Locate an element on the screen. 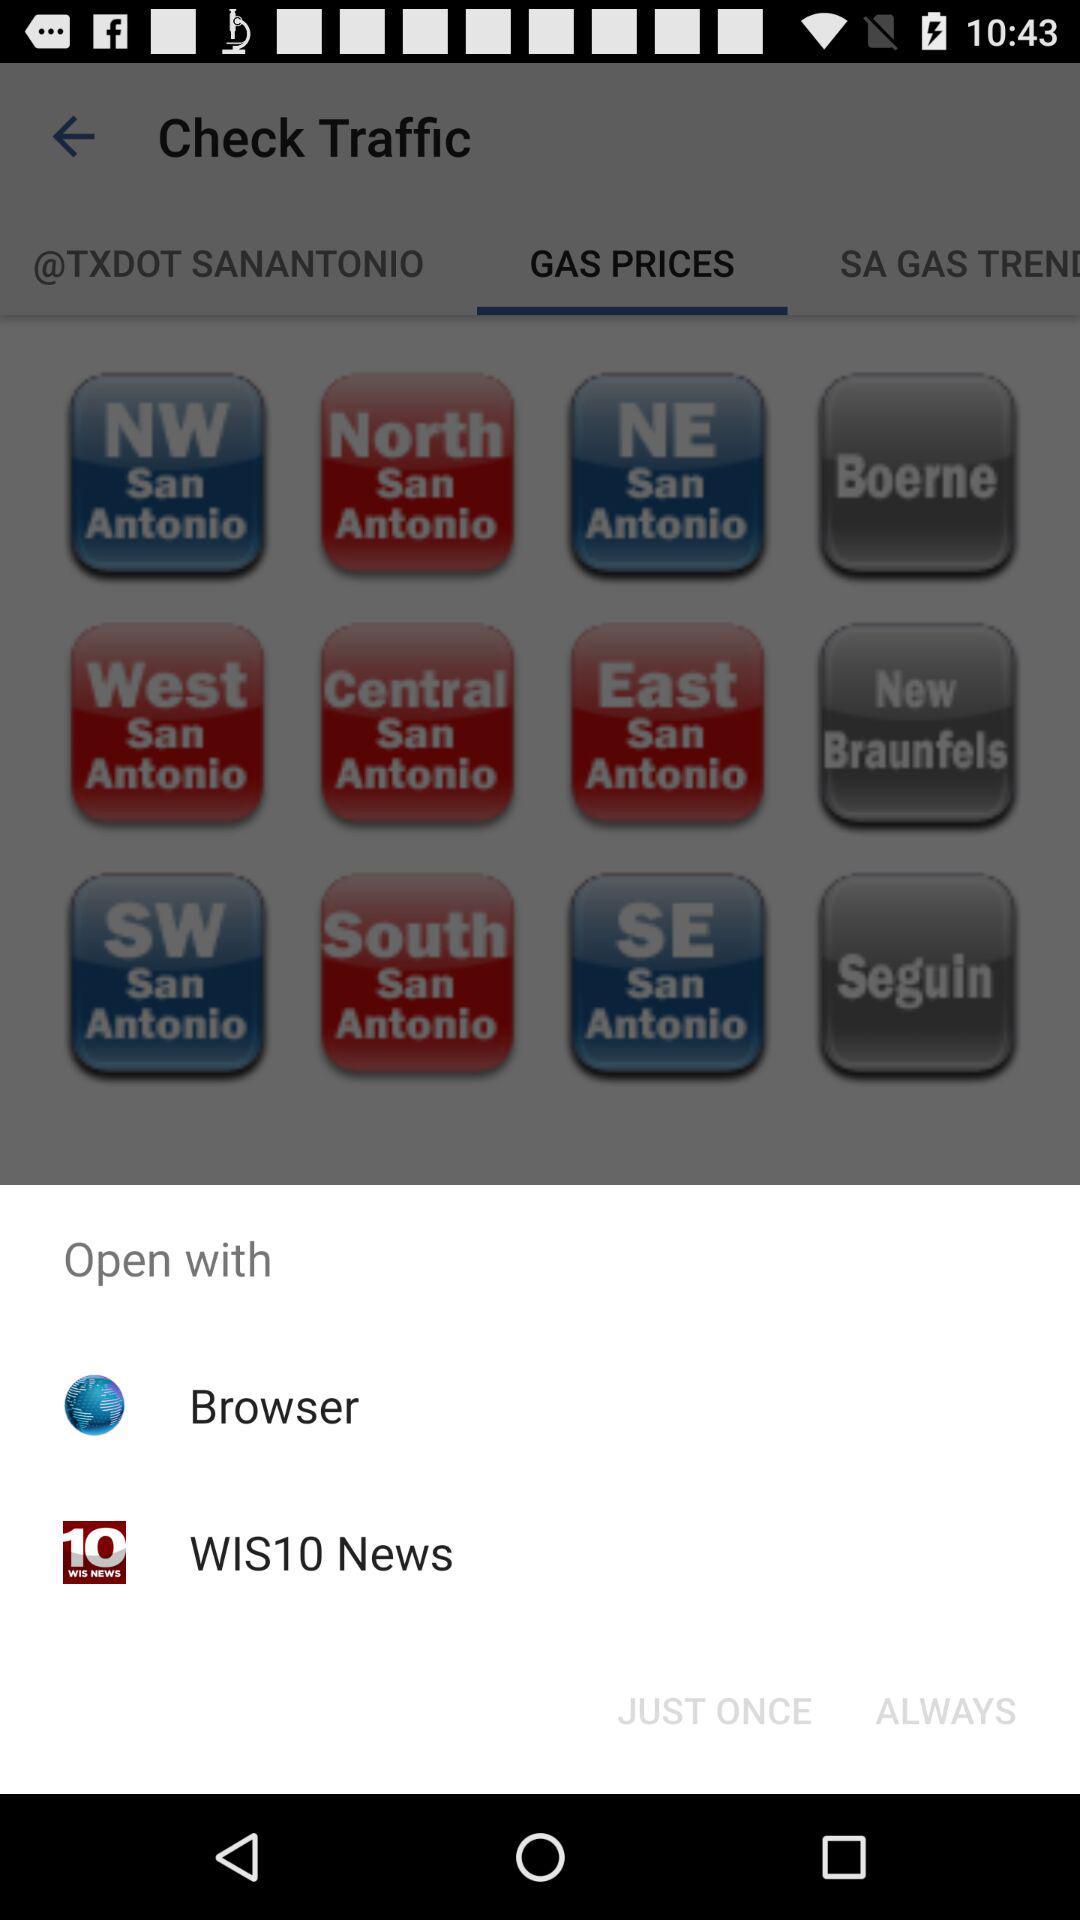 Image resolution: width=1080 pixels, height=1920 pixels. item at the bottom is located at coordinates (713, 1708).